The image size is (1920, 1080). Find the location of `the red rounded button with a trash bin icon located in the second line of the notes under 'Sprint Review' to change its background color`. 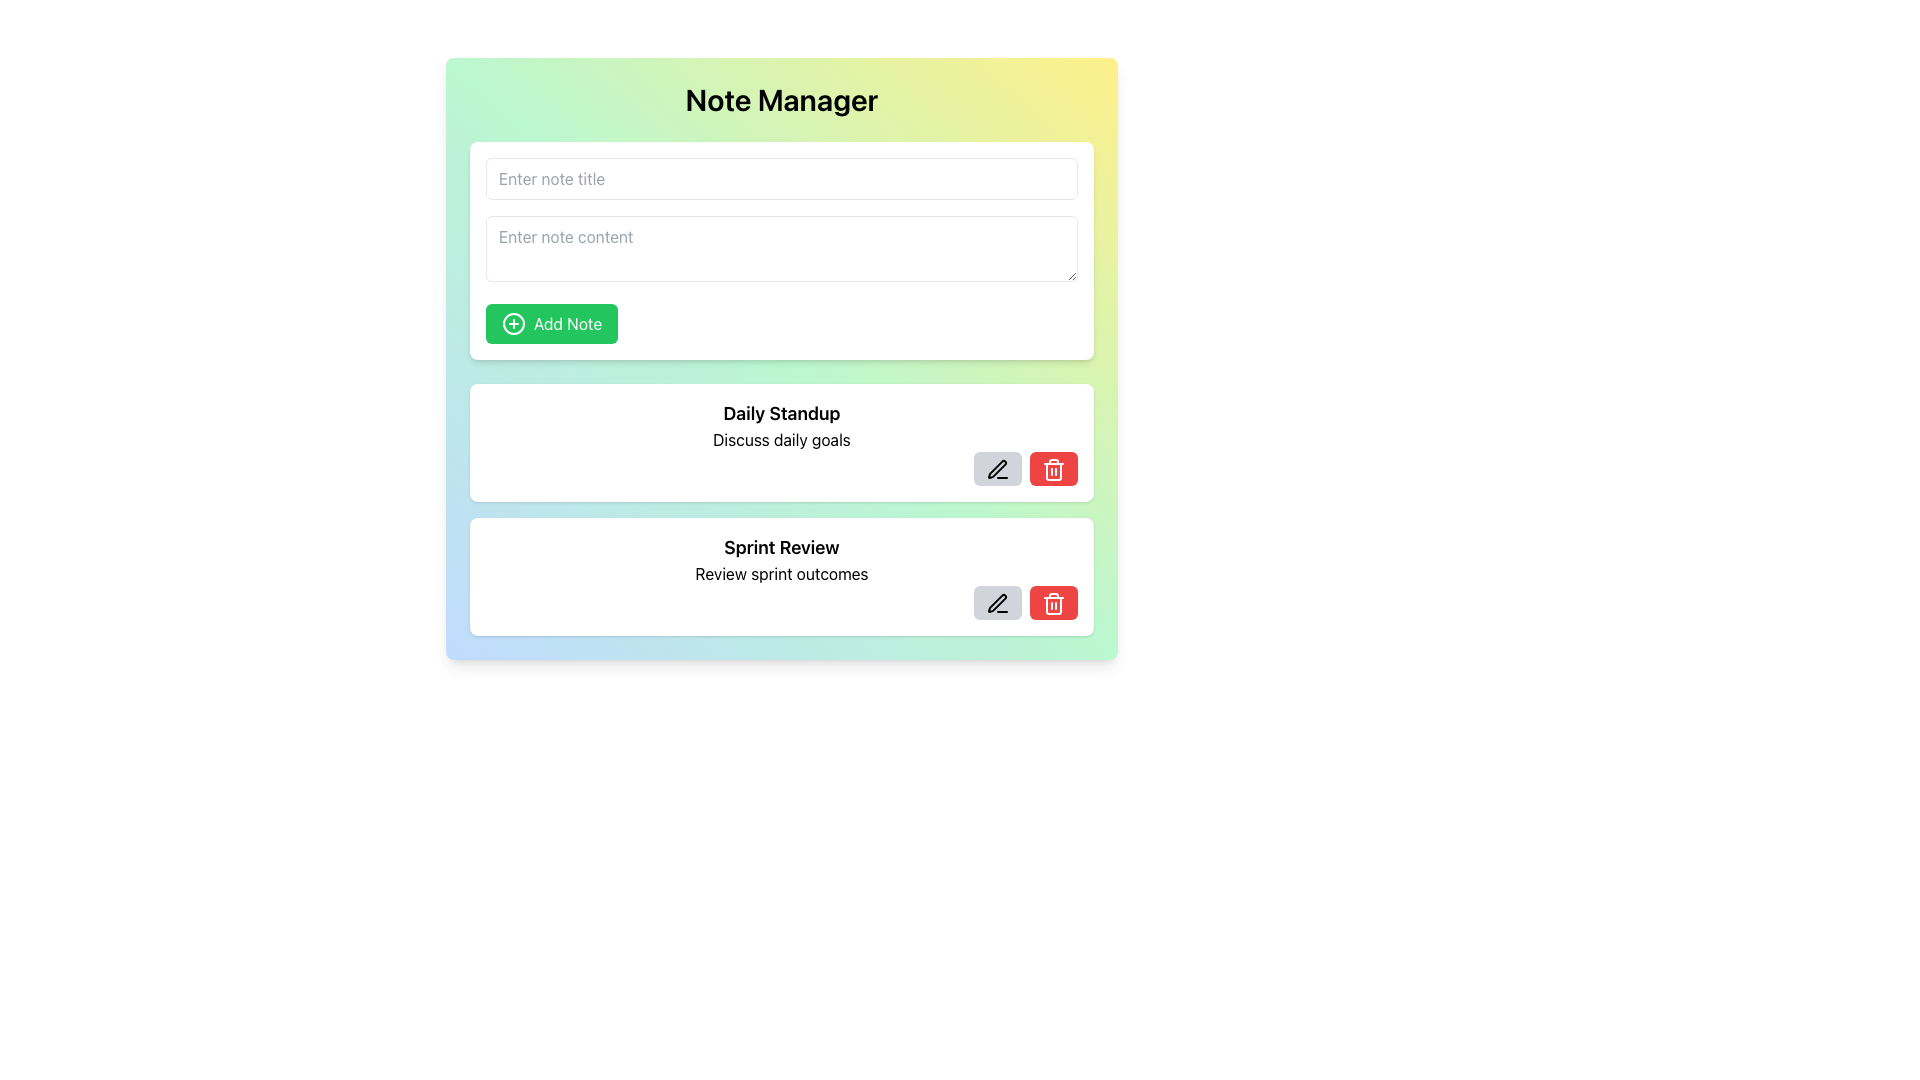

the red rounded button with a trash bin icon located in the second line of the notes under 'Sprint Review' to change its background color is located at coordinates (1053, 600).